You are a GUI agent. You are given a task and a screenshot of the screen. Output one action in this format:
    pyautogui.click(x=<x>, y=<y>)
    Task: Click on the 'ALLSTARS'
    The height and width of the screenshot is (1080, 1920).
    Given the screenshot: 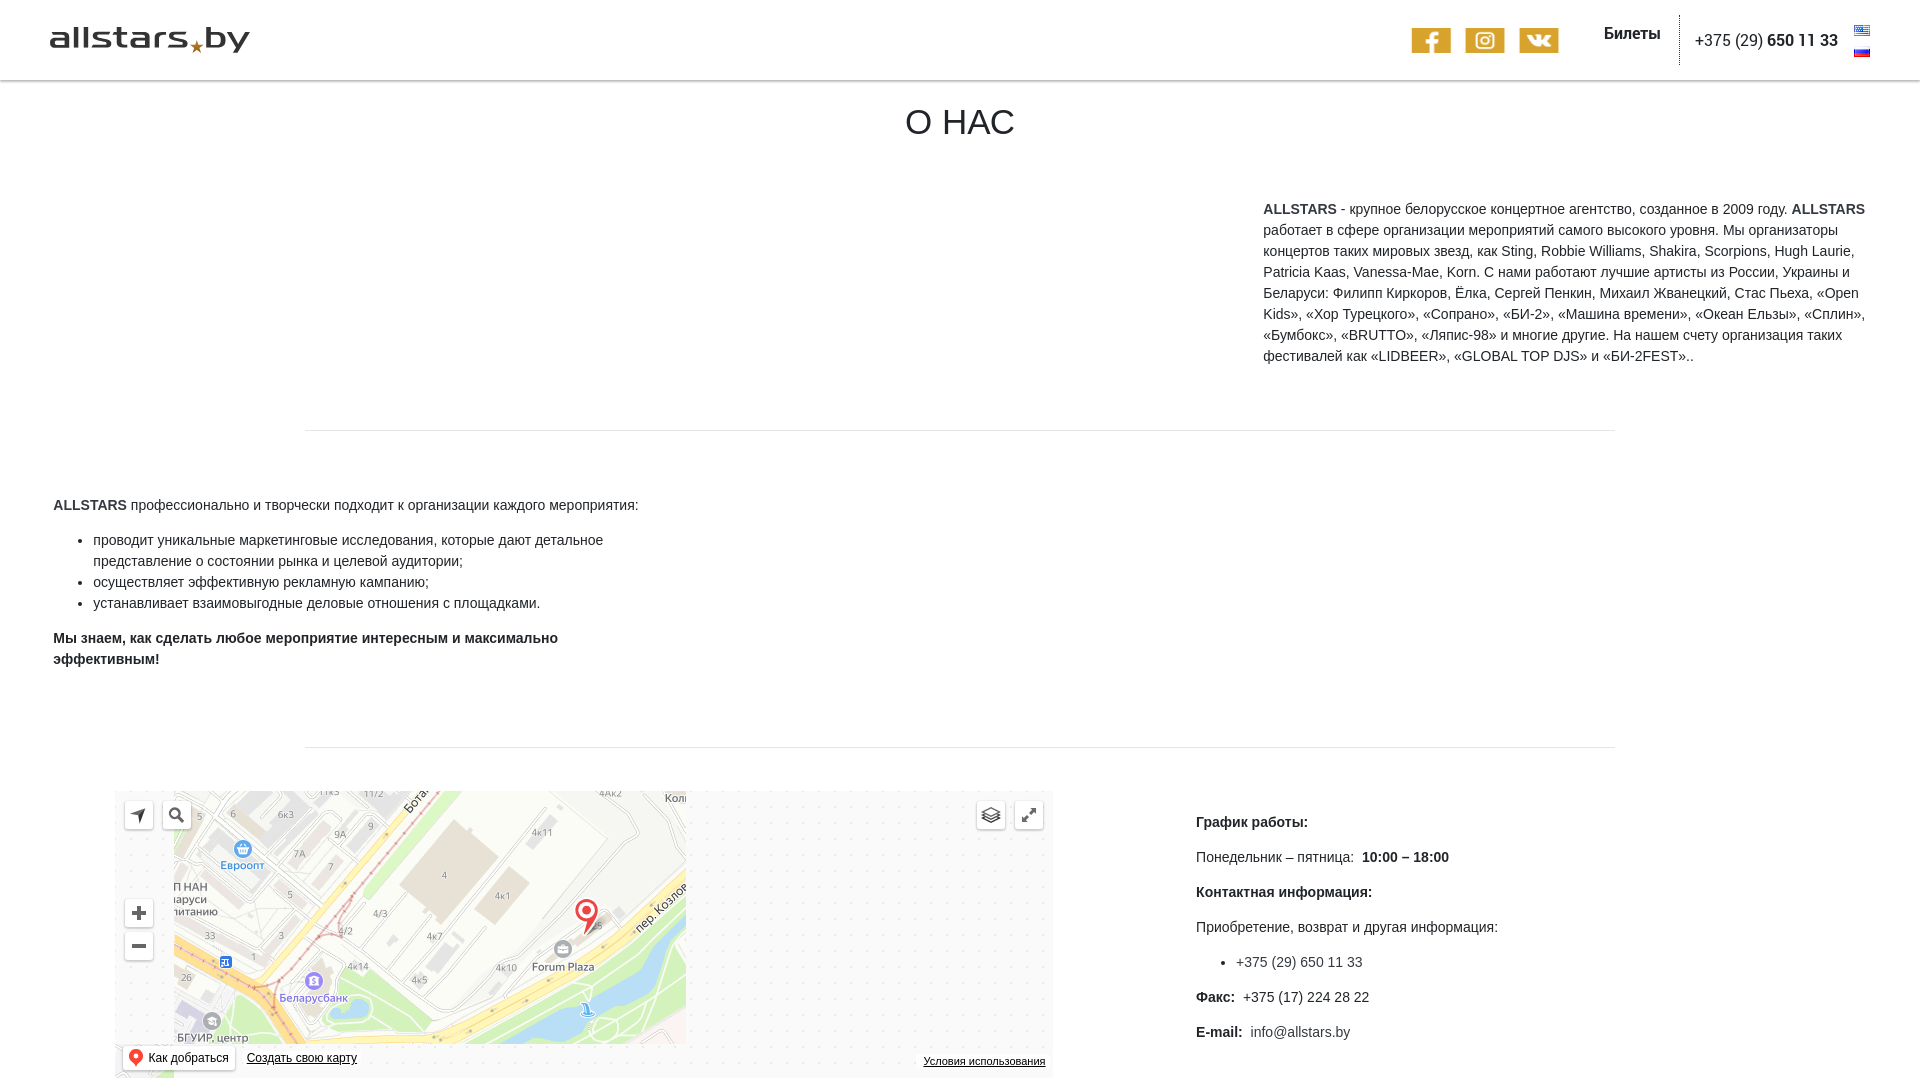 What is the action you would take?
    pyautogui.click(x=1261, y=208)
    